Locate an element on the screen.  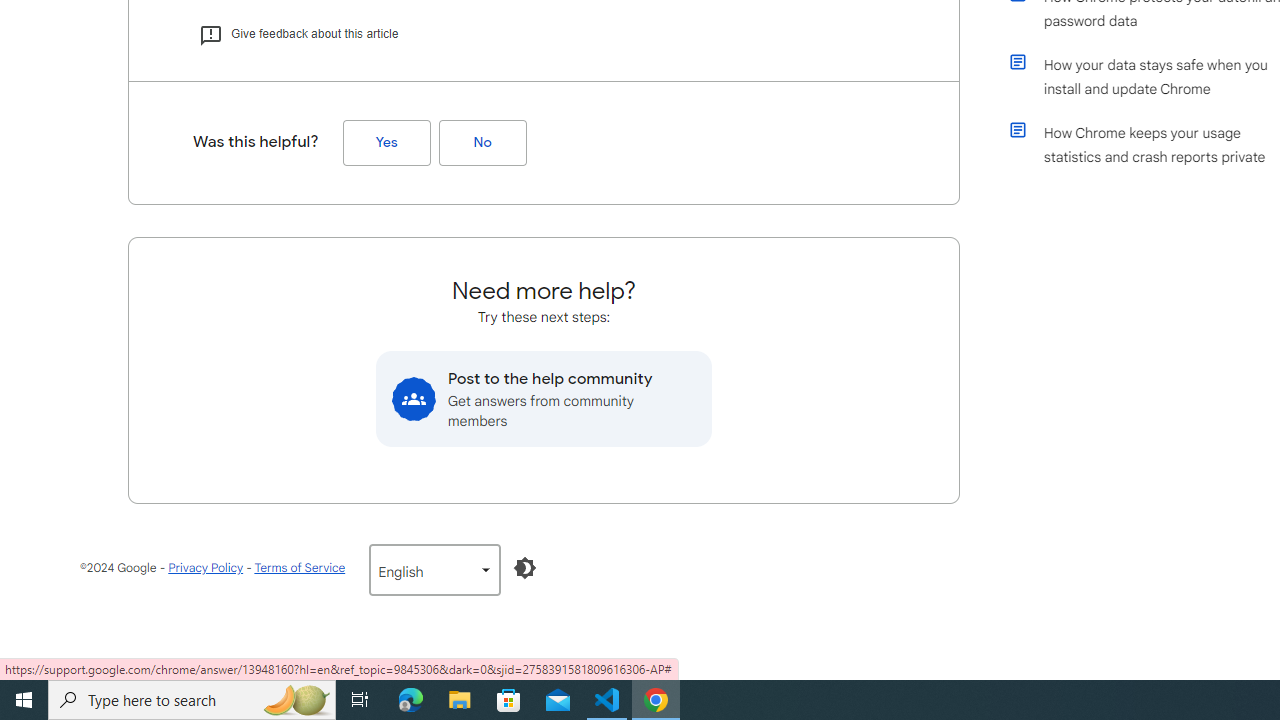
'Enable Dark Mode' is located at coordinates (525, 568).